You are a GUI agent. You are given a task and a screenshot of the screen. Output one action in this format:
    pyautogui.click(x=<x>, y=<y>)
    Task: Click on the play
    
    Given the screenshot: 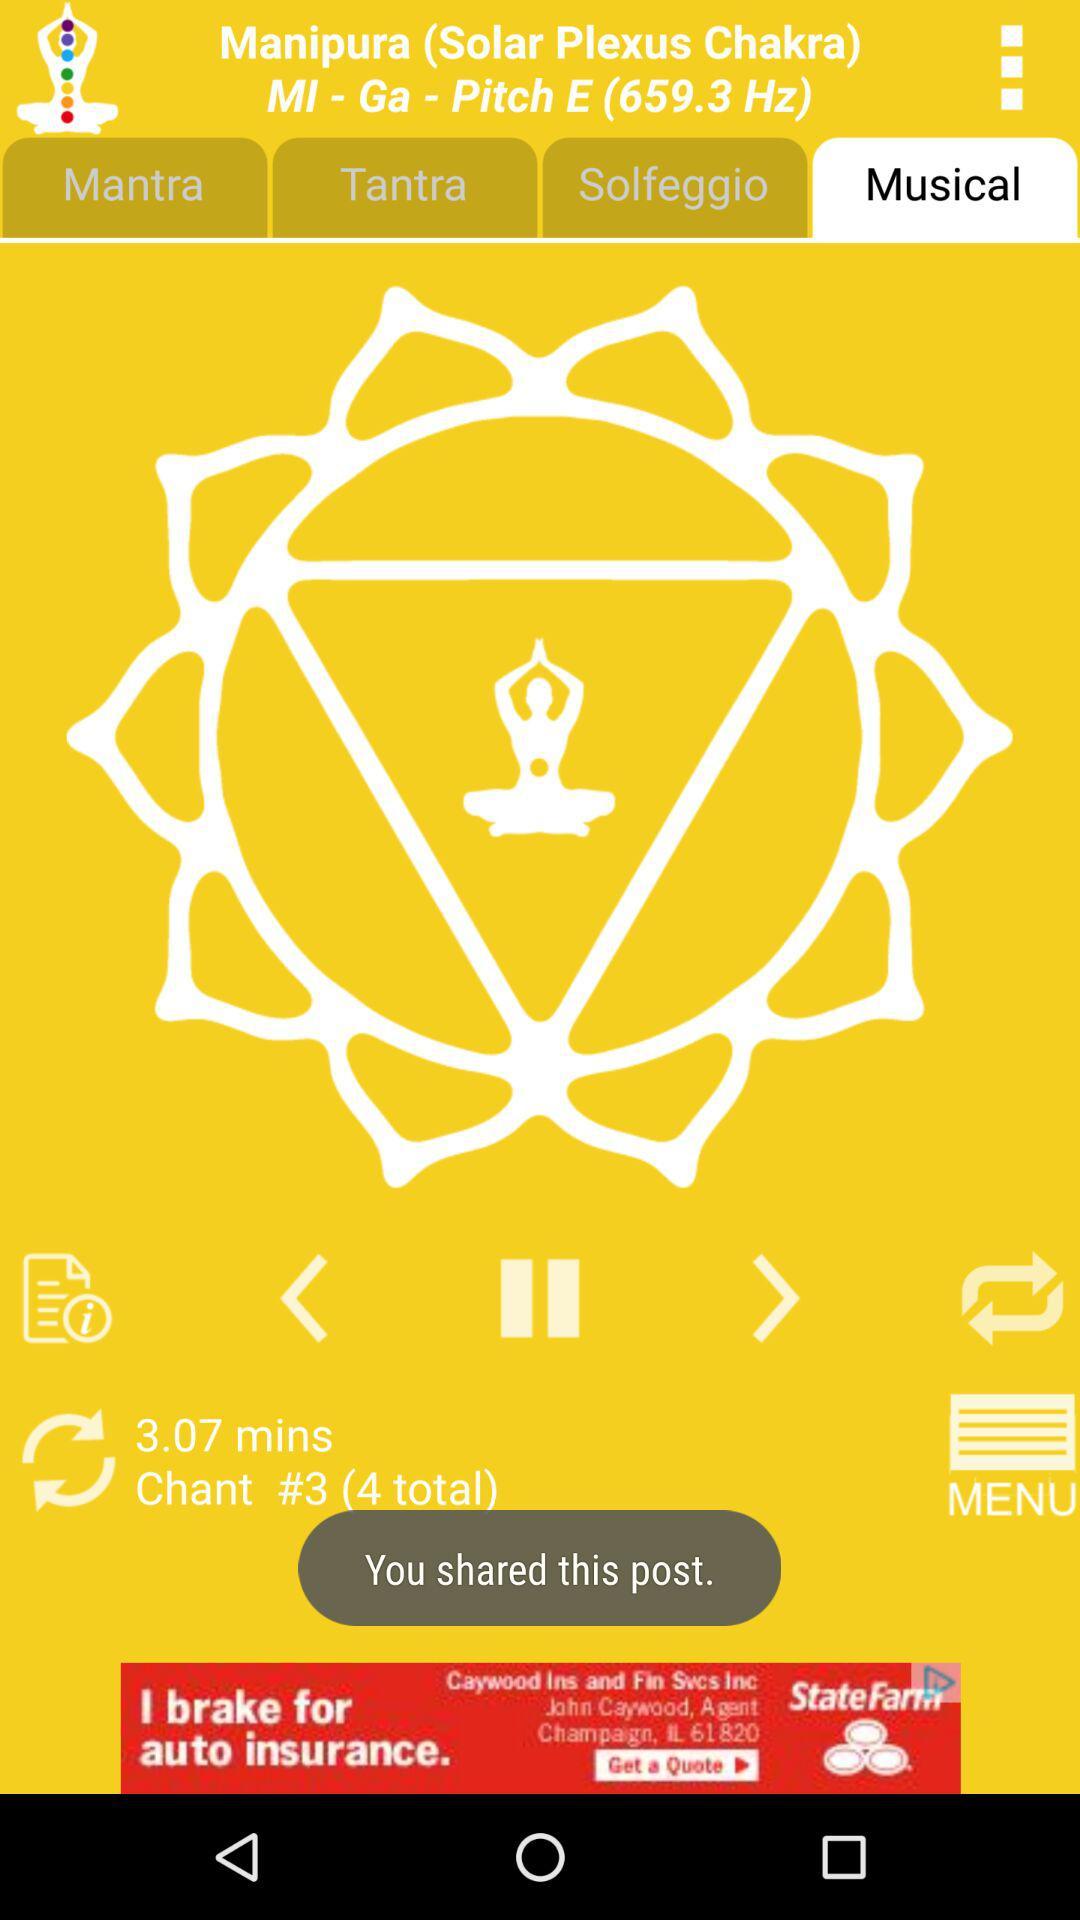 What is the action you would take?
    pyautogui.click(x=540, y=1298)
    